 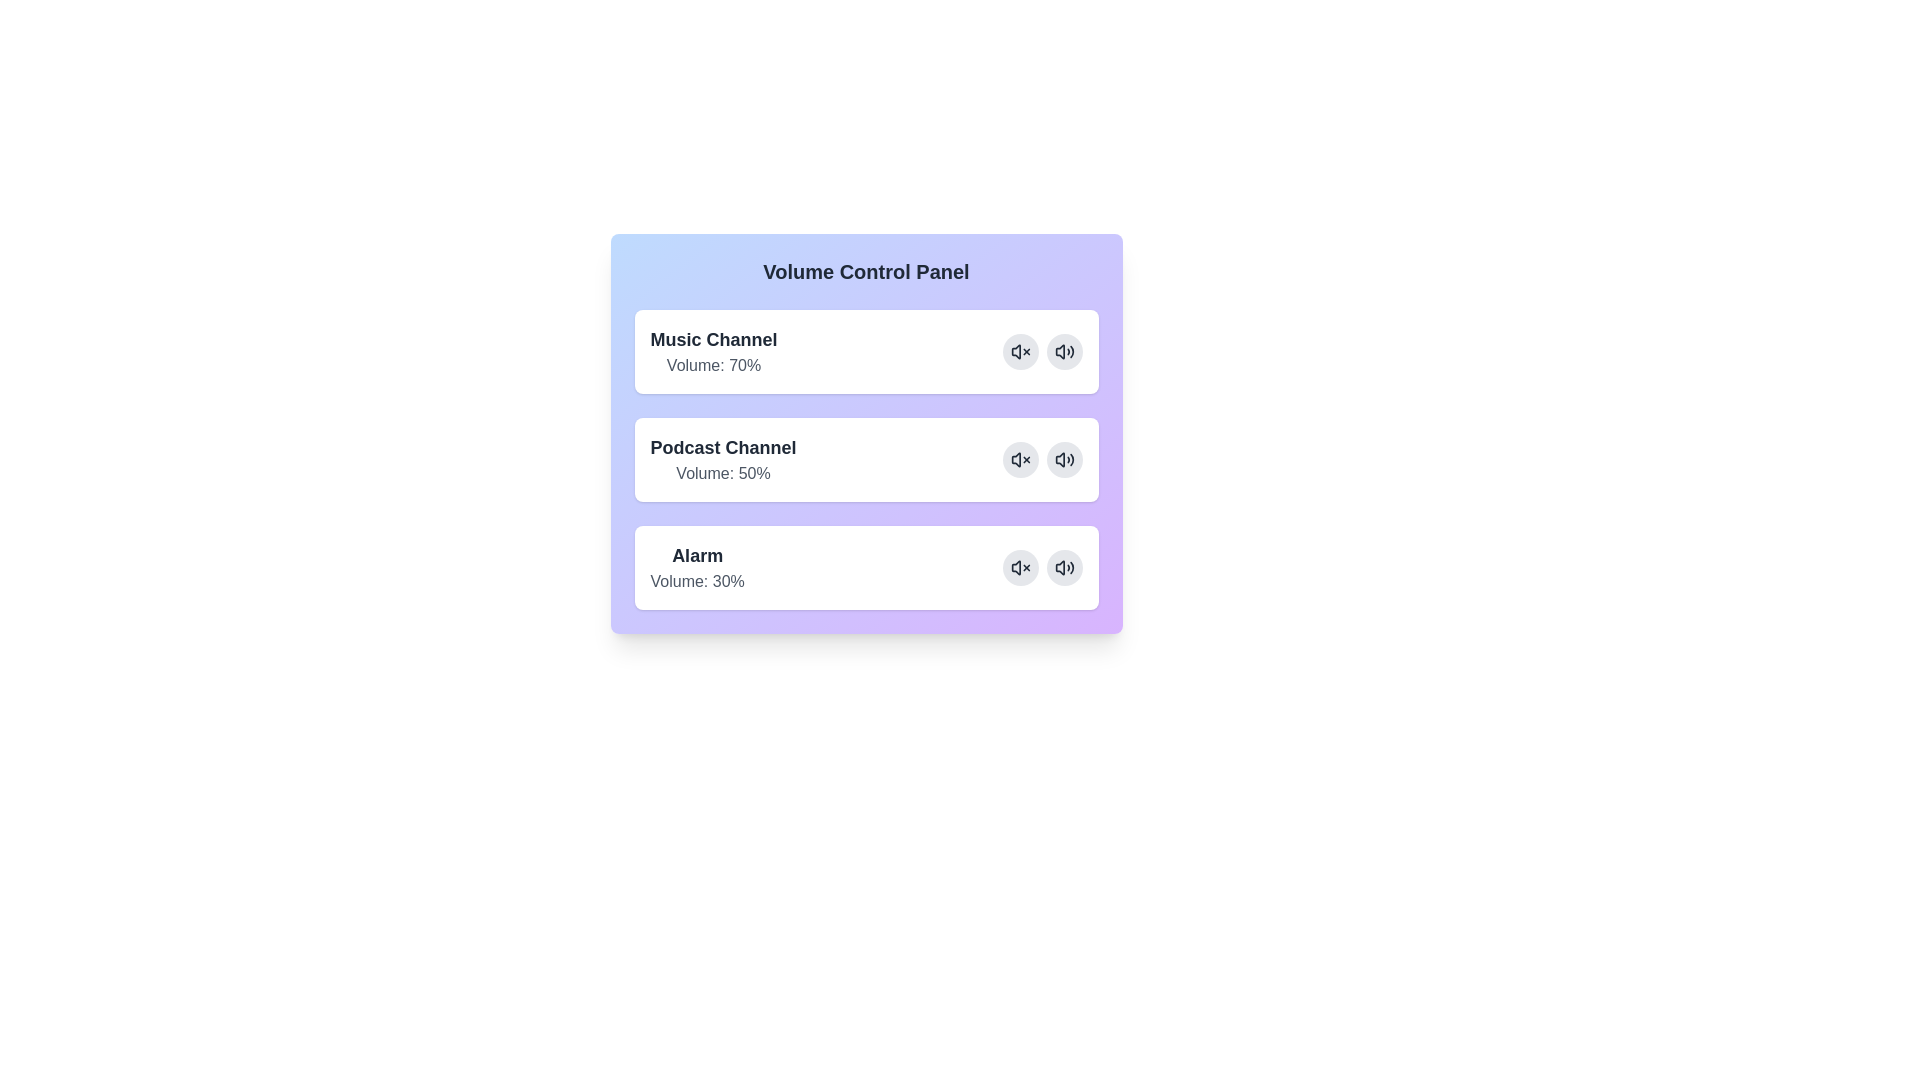 What do you see at coordinates (1063, 350) in the screenshot?
I see `increase volume button for the Music Channel` at bounding box center [1063, 350].